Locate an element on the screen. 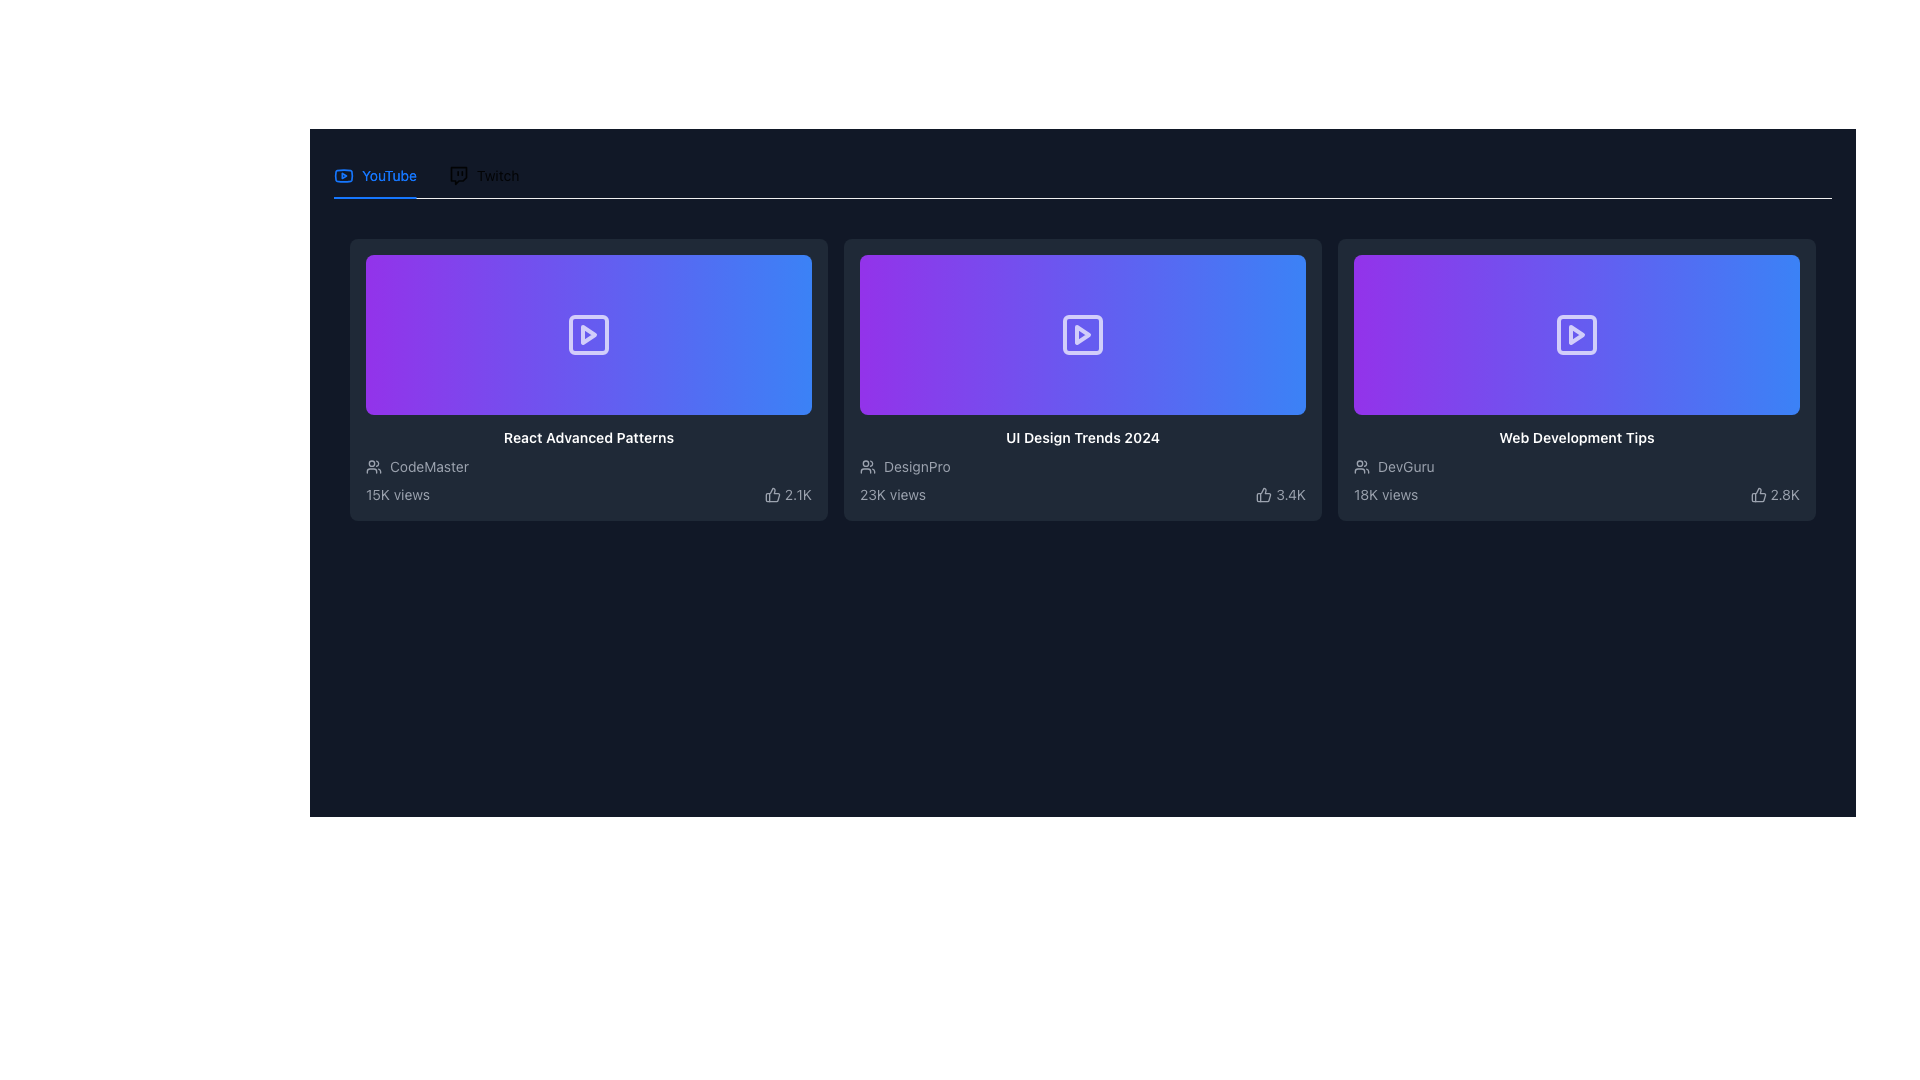 This screenshot has width=1920, height=1080. view count displayed in the text label located in the bottom-left corner of the video details card for 'UI Design Trends 2024' is located at coordinates (891, 494).